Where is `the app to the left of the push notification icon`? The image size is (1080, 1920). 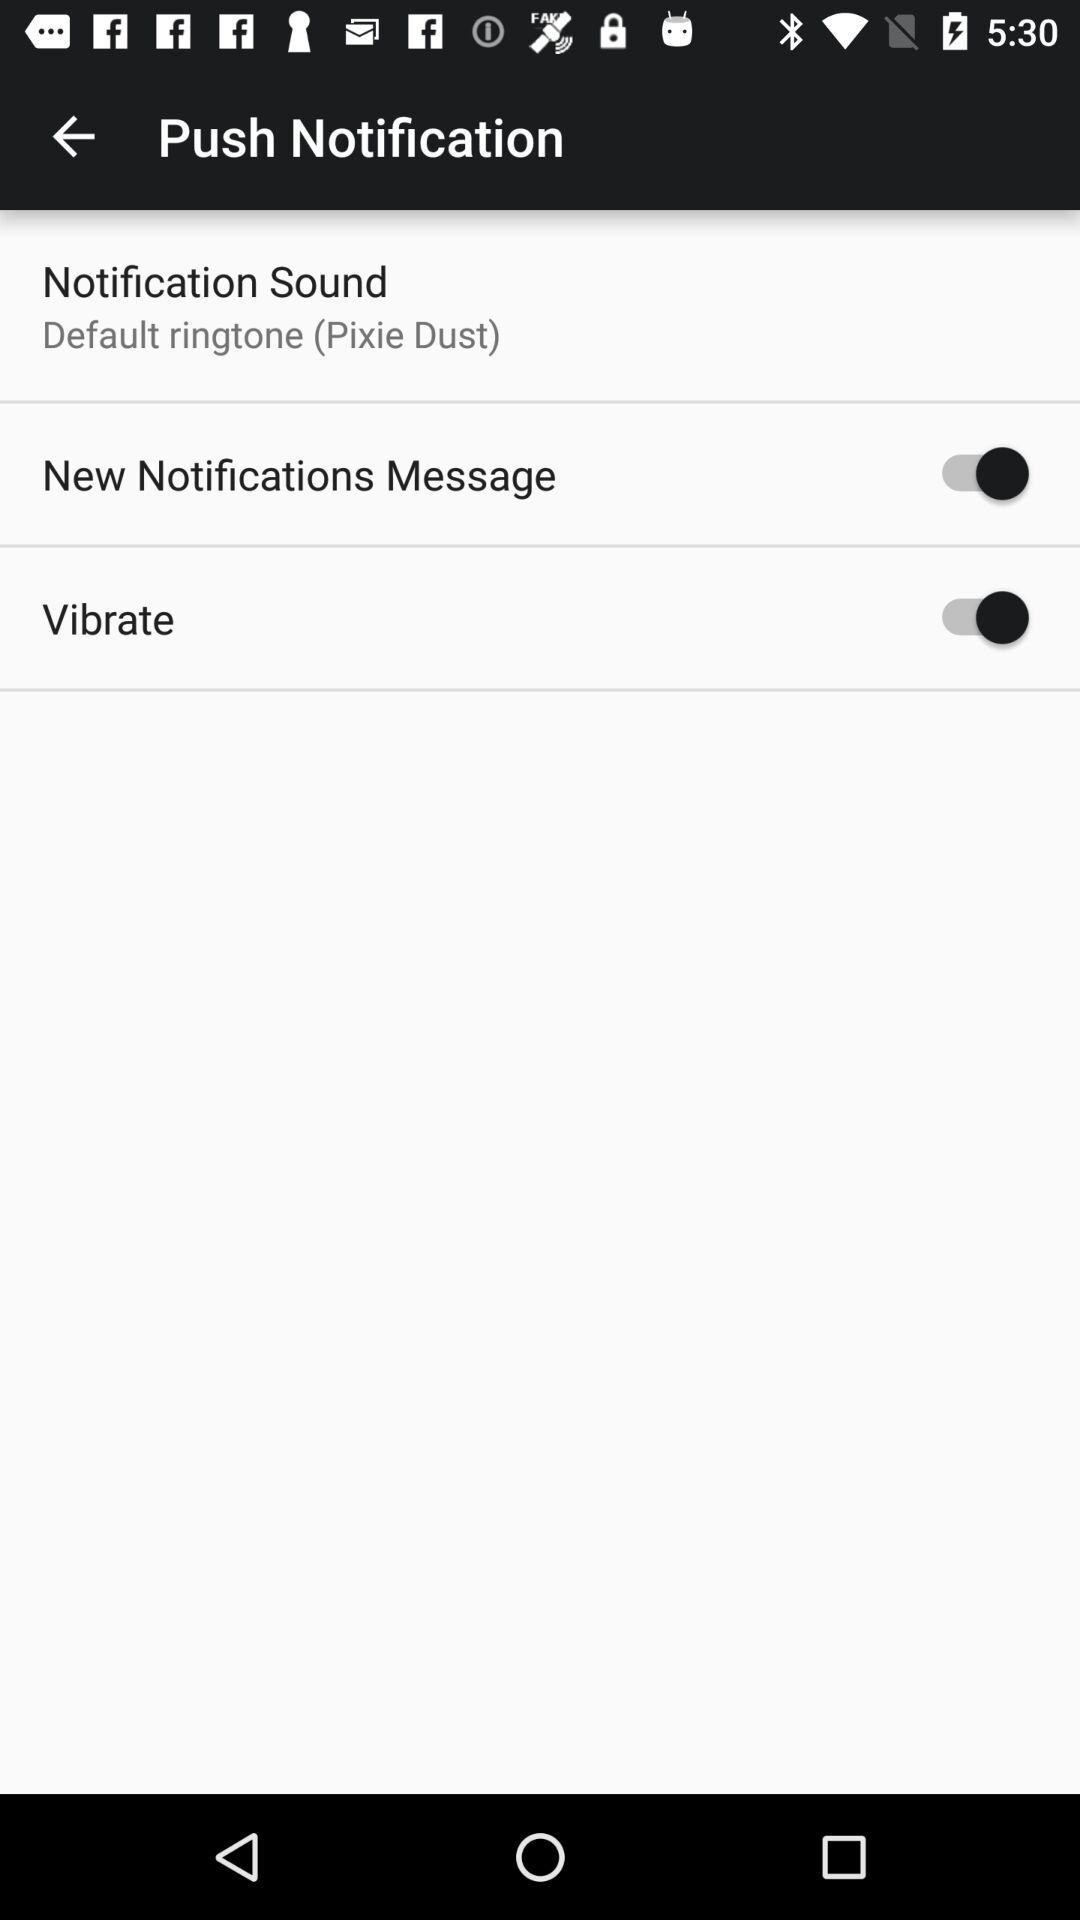
the app to the left of the push notification icon is located at coordinates (72, 135).